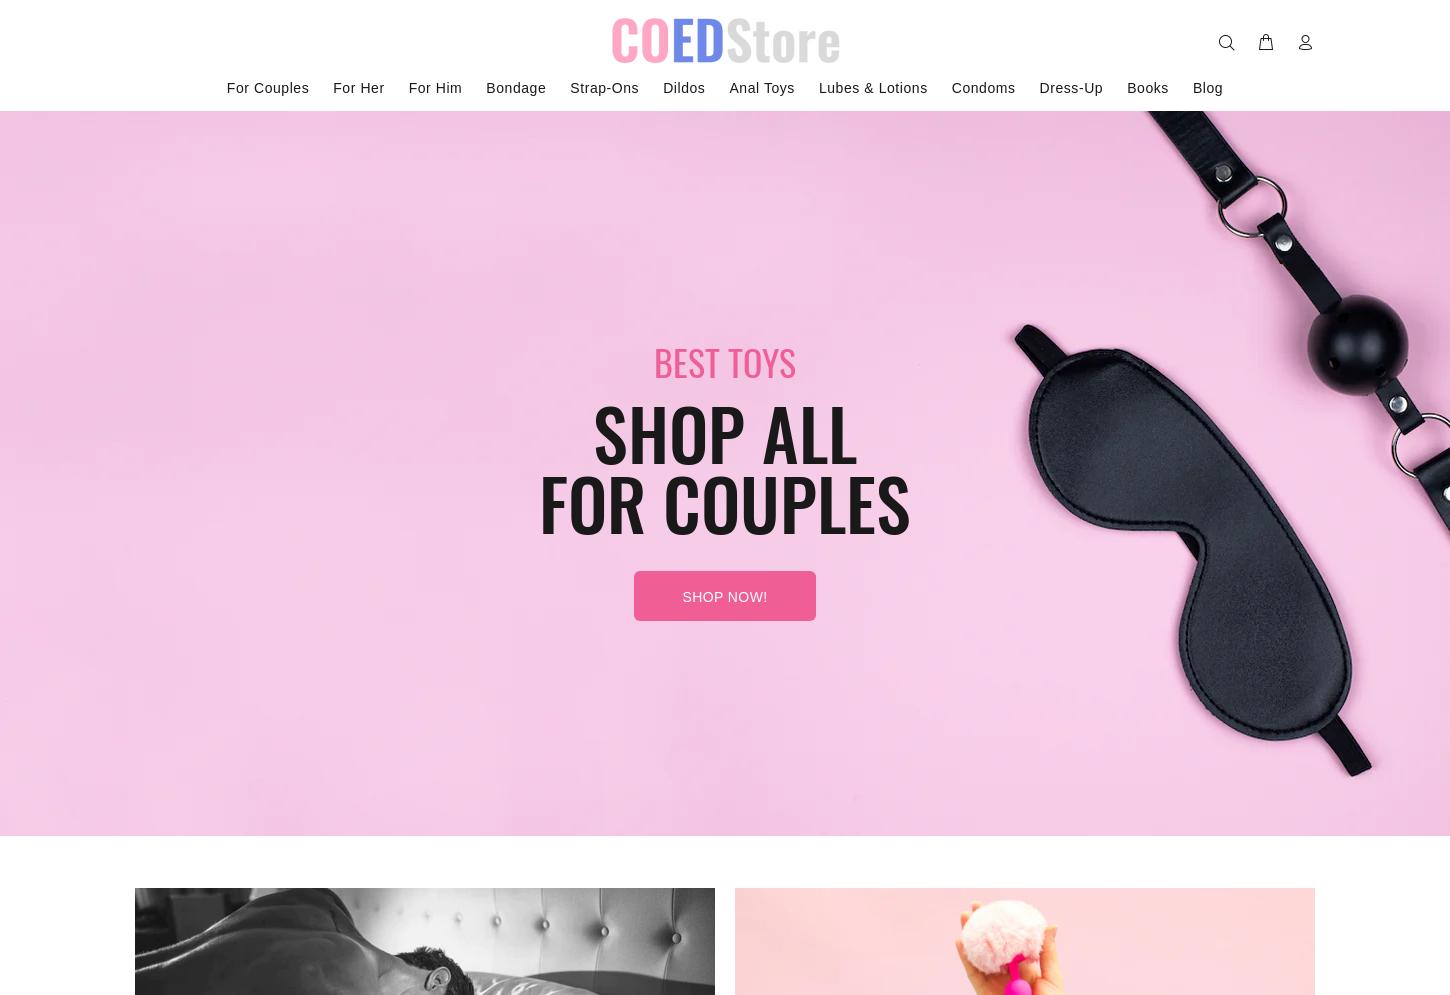  I want to click on 'For Her', so click(358, 87).